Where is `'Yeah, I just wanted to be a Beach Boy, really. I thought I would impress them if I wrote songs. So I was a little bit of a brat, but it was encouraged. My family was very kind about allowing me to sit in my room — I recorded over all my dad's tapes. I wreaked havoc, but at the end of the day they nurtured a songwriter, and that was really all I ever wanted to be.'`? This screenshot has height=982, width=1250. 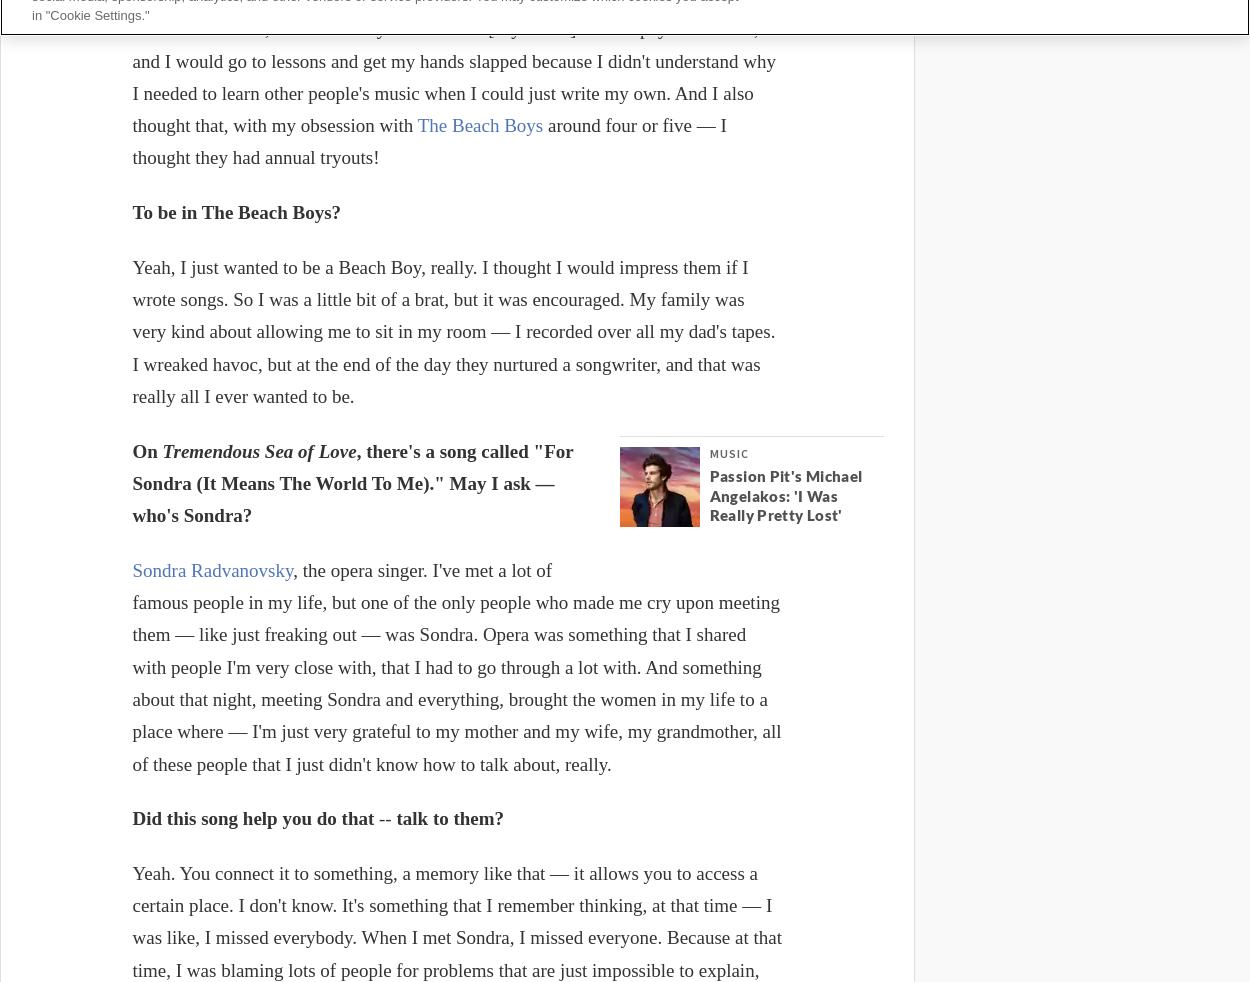 'Yeah, I just wanted to be a Beach Boy, really. I thought I would impress them if I wrote songs. So I was a little bit of a brat, but it was encouraged. My family was very kind about allowing me to sit in my room — I recorded over all my dad's tapes. I wreaked havoc, but at the end of the day they nurtured a songwriter, and that was really all I ever wanted to be.' is located at coordinates (132, 331).